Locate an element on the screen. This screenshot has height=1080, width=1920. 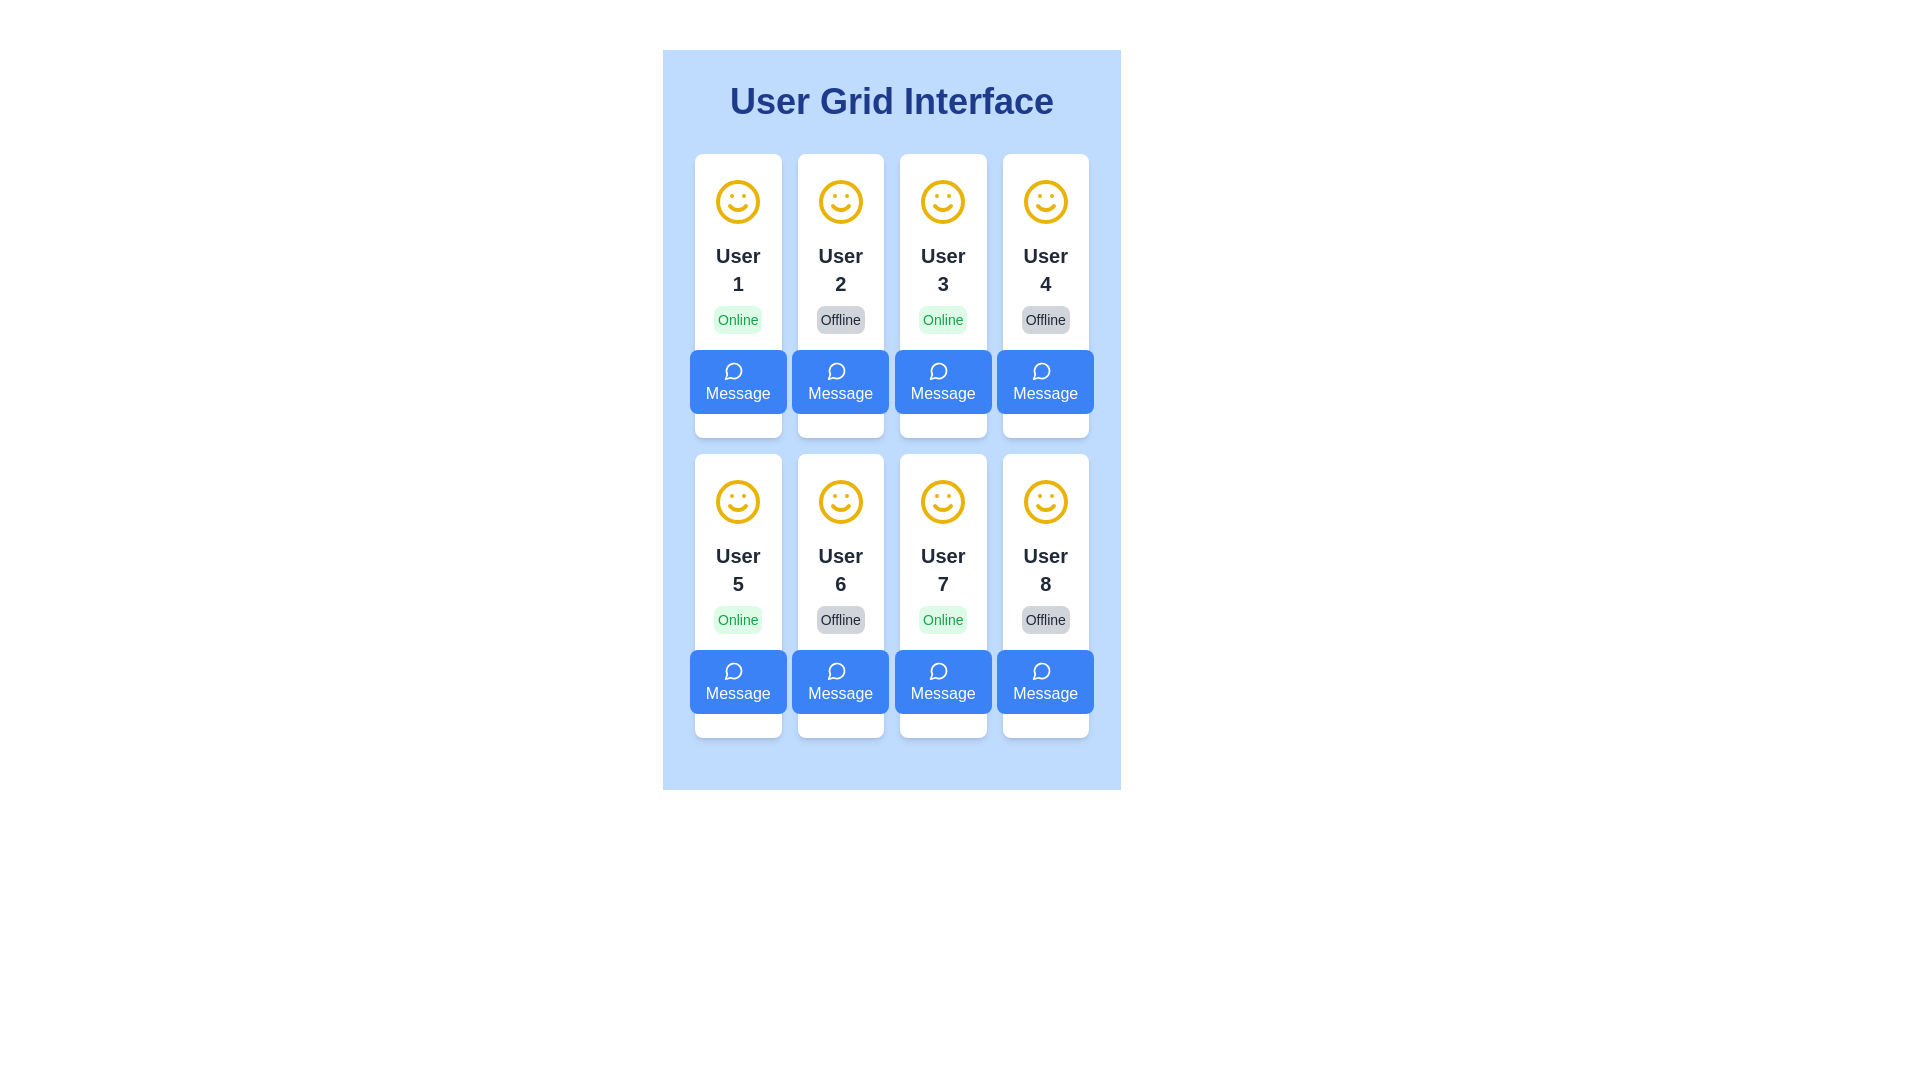
the smiley face icon representing User 8's status, located centrally in the top section of the user card is located at coordinates (1044, 500).